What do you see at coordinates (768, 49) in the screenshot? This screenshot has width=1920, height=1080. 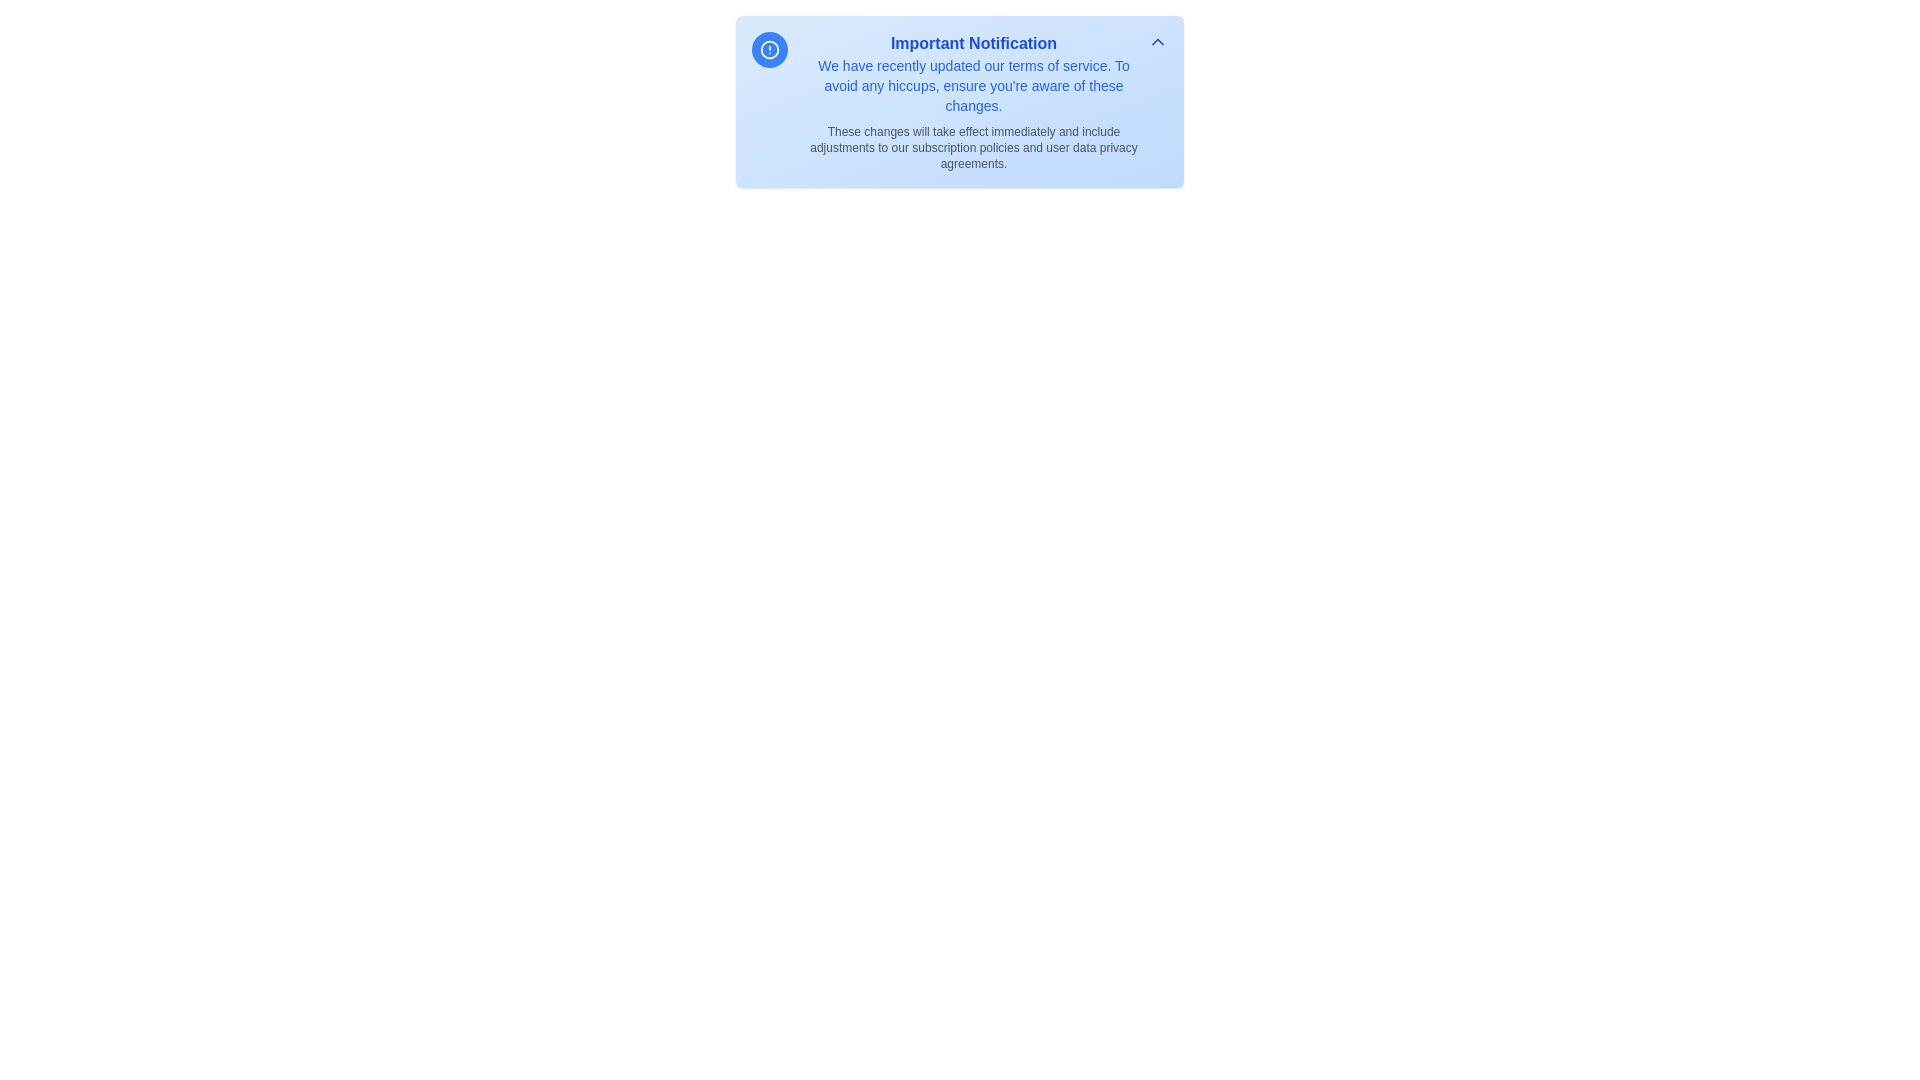 I see `the alert icon within the notification` at bounding box center [768, 49].